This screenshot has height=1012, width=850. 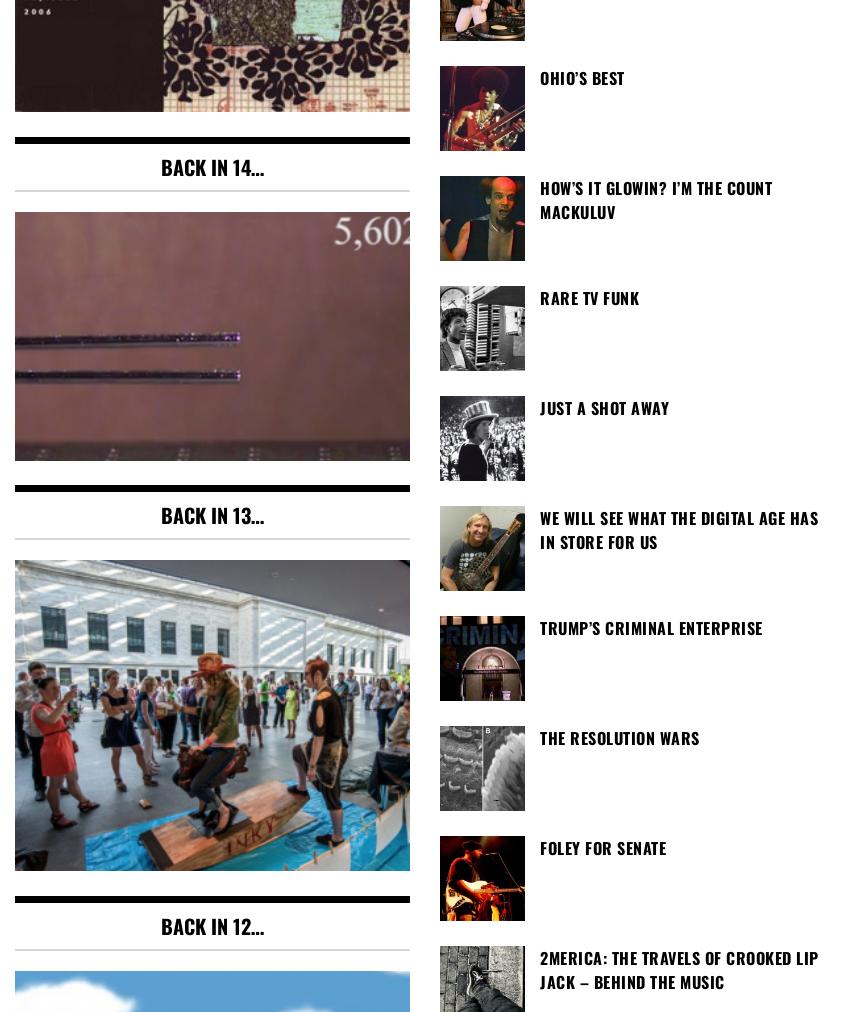 I want to click on 'Back in 14…', so click(x=211, y=166).